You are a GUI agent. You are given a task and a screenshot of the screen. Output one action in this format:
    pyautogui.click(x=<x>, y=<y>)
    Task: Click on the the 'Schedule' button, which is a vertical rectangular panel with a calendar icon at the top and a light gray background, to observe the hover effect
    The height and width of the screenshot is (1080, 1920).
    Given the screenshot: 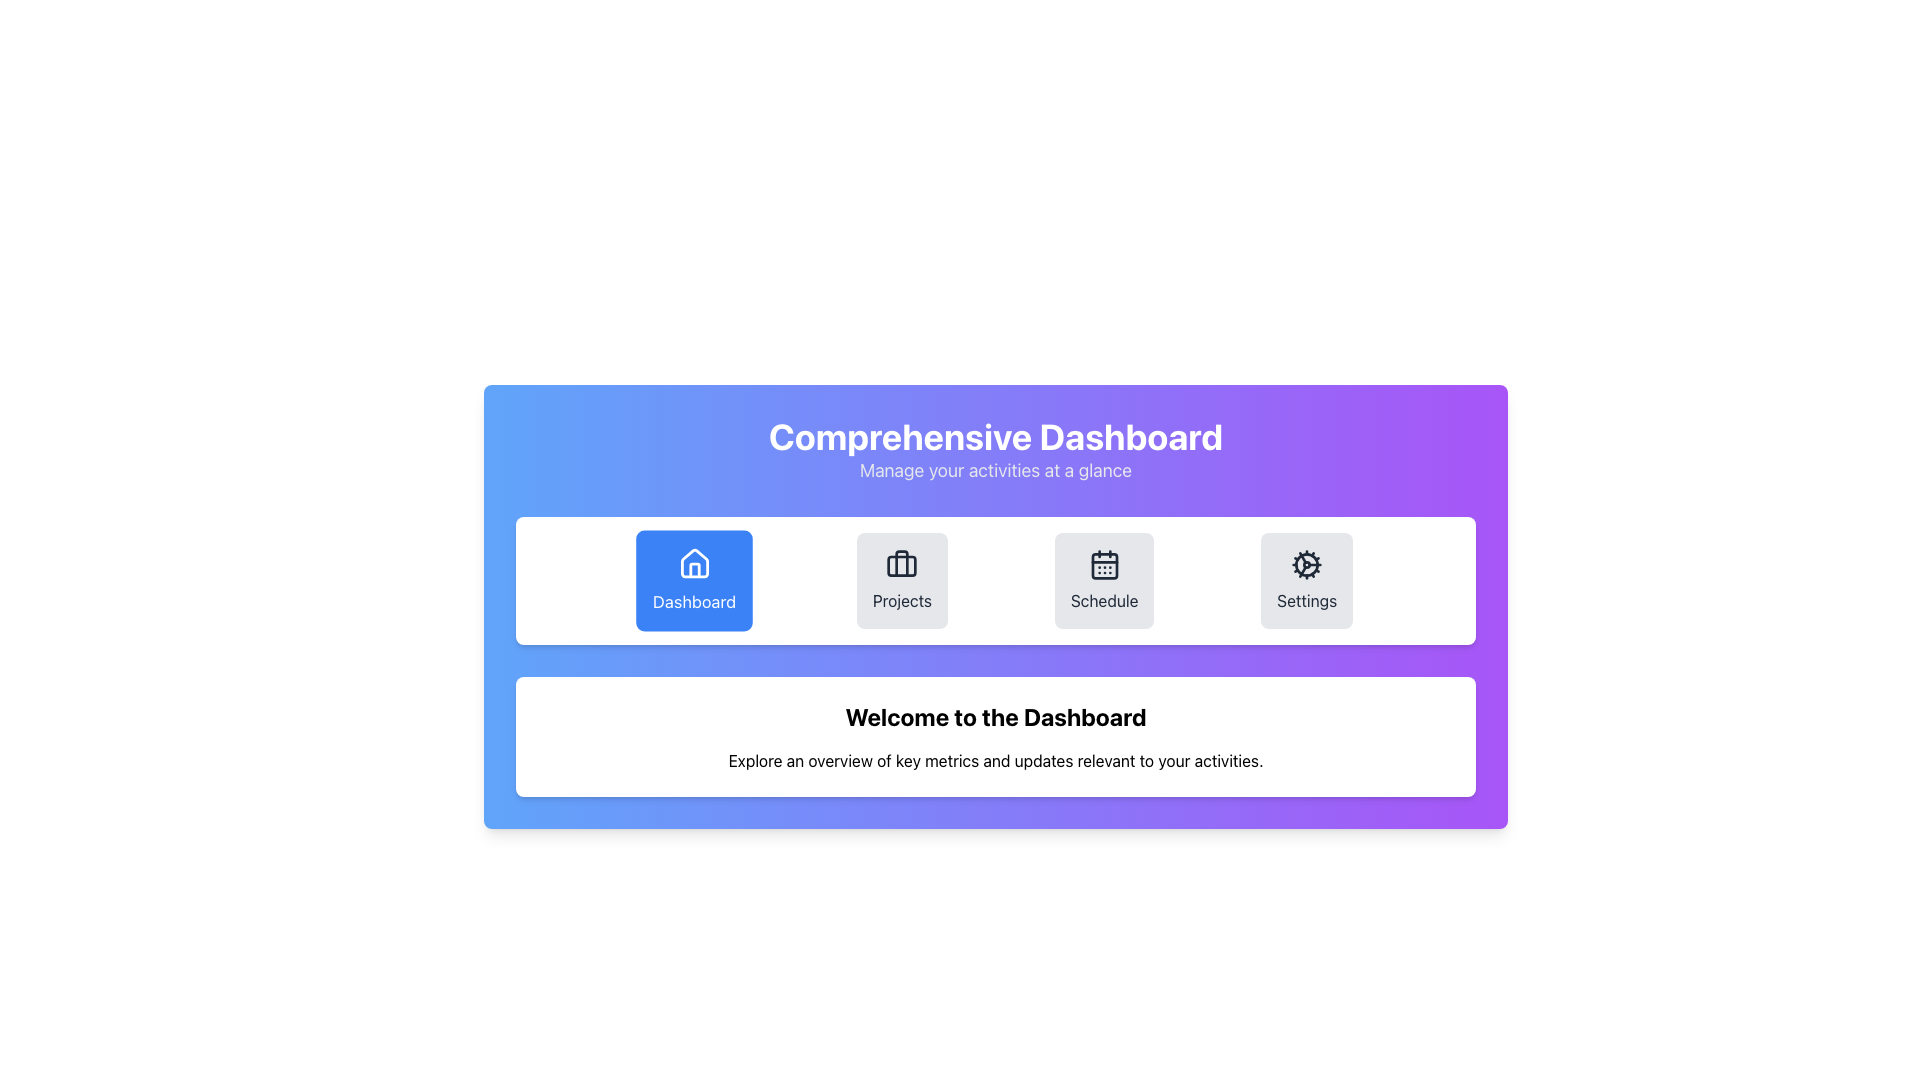 What is the action you would take?
    pyautogui.click(x=1103, y=581)
    